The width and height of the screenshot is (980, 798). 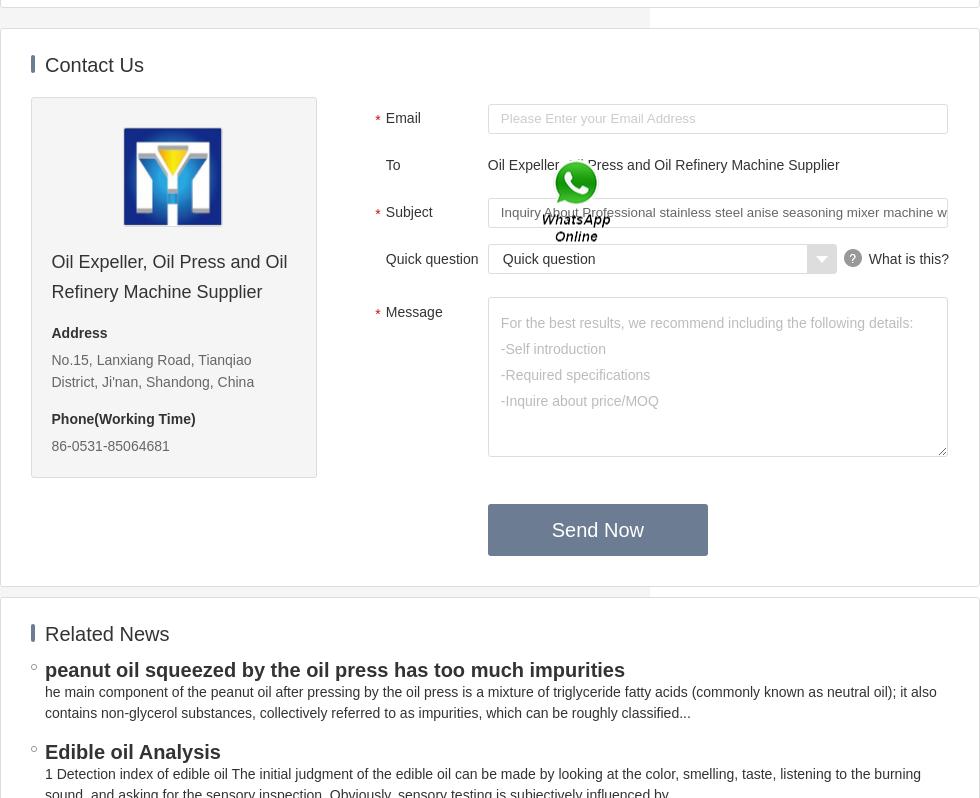 What do you see at coordinates (413, 311) in the screenshot?
I see `'Message'` at bounding box center [413, 311].